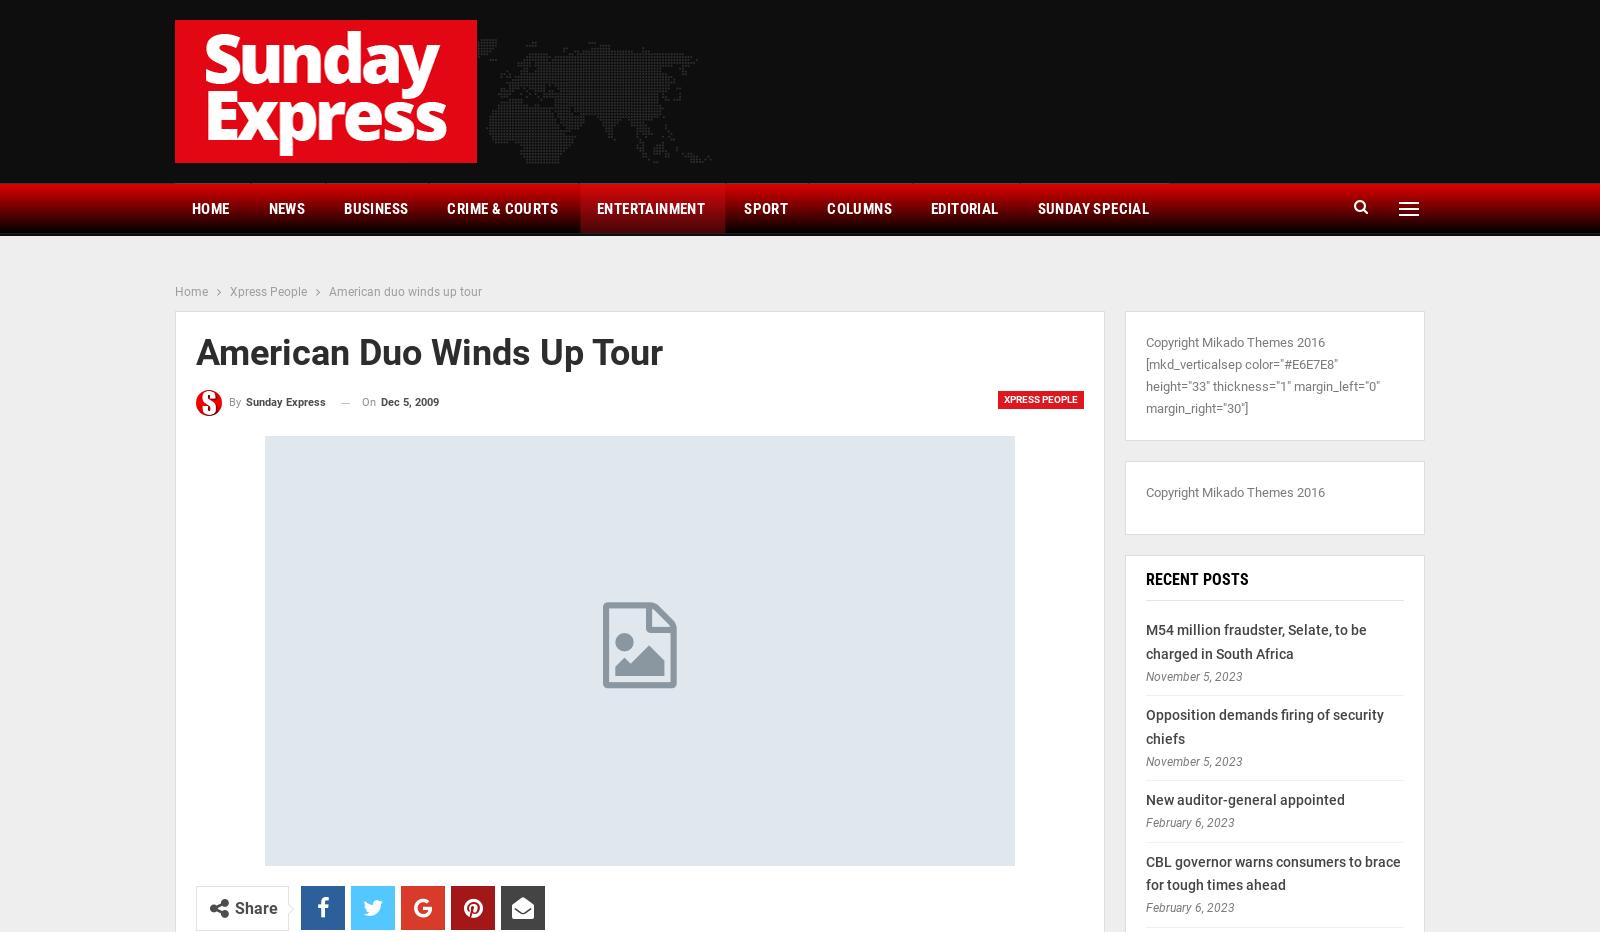 This screenshot has height=932, width=1600. What do you see at coordinates (858, 208) in the screenshot?
I see `'Columns'` at bounding box center [858, 208].